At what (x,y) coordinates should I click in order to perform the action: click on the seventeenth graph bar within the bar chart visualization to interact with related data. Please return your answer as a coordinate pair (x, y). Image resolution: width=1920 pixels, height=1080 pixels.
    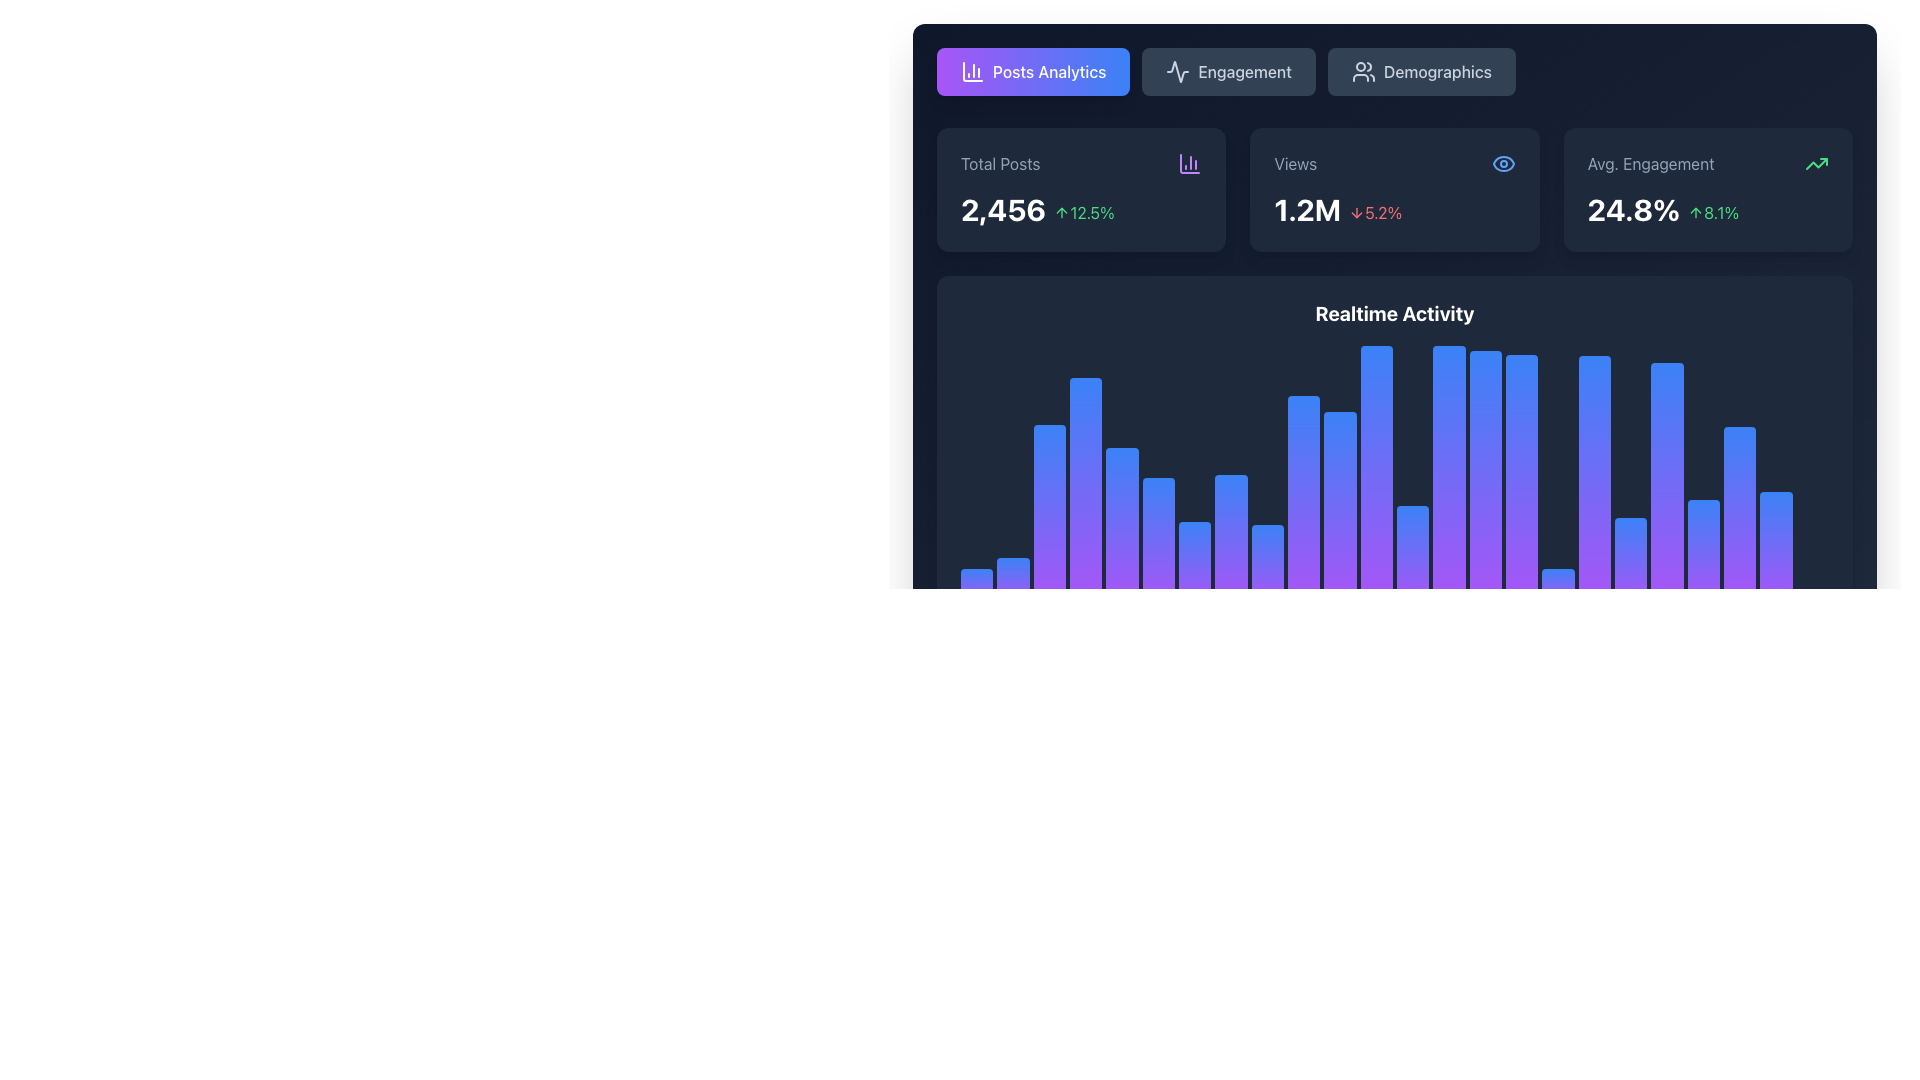
    Looking at the image, I should click on (1557, 536).